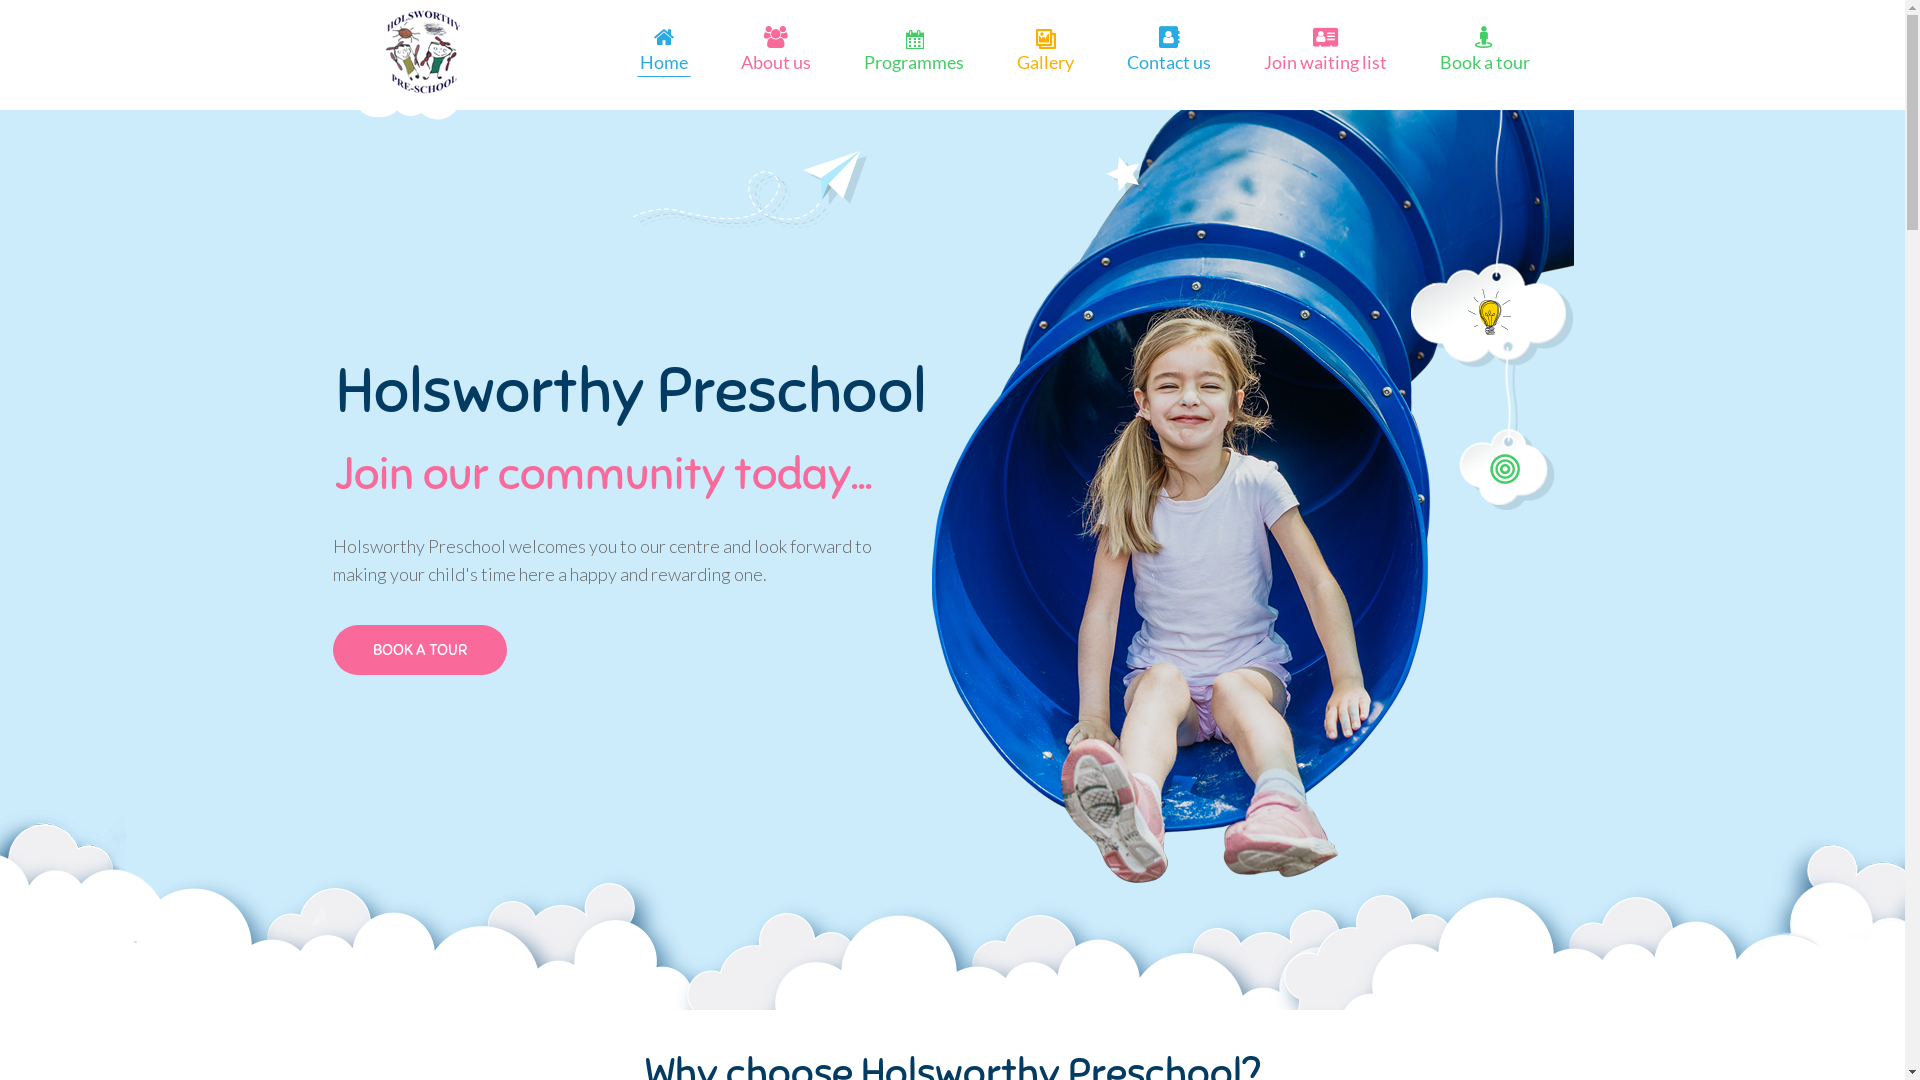  What do you see at coordinates (1325, 61) in the screenshot?
I see `'Join waiting list'` at bounding box center [1325, 61].